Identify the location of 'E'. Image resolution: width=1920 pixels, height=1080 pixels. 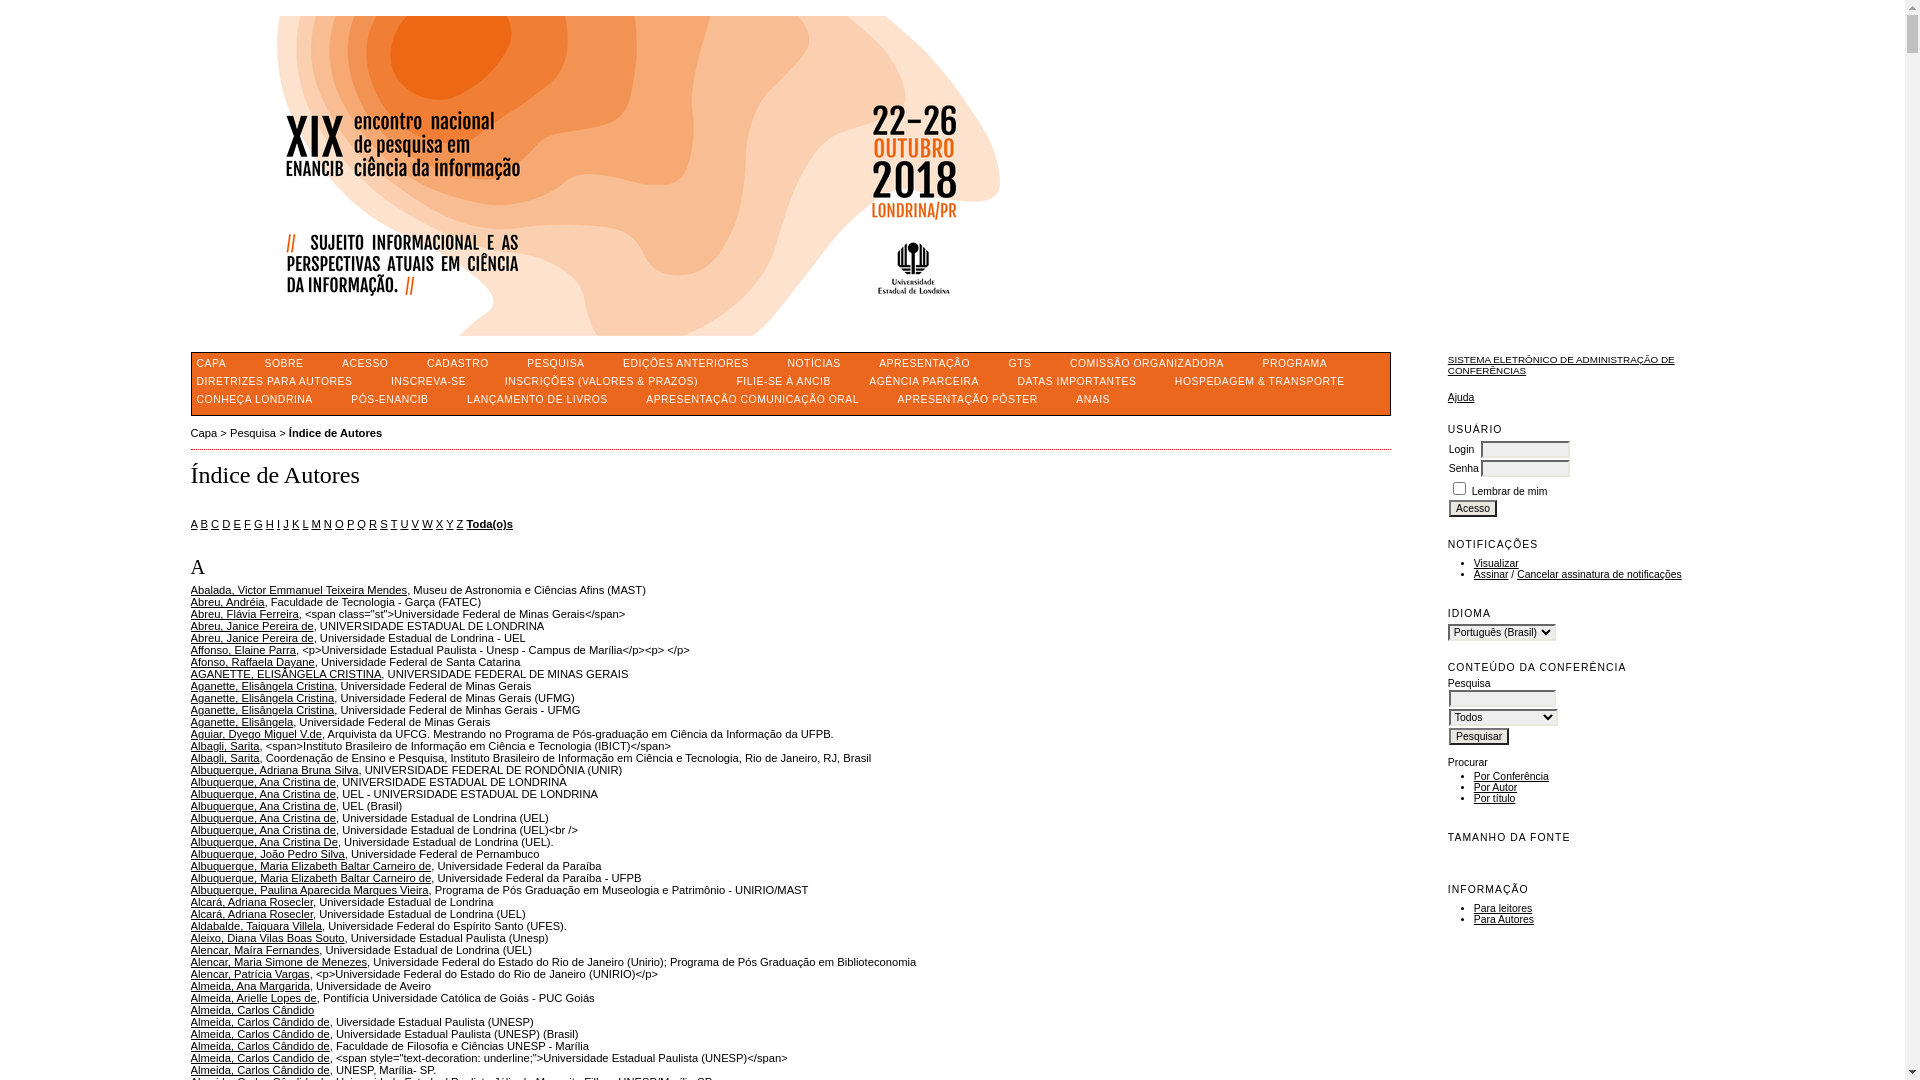
(236, 523).